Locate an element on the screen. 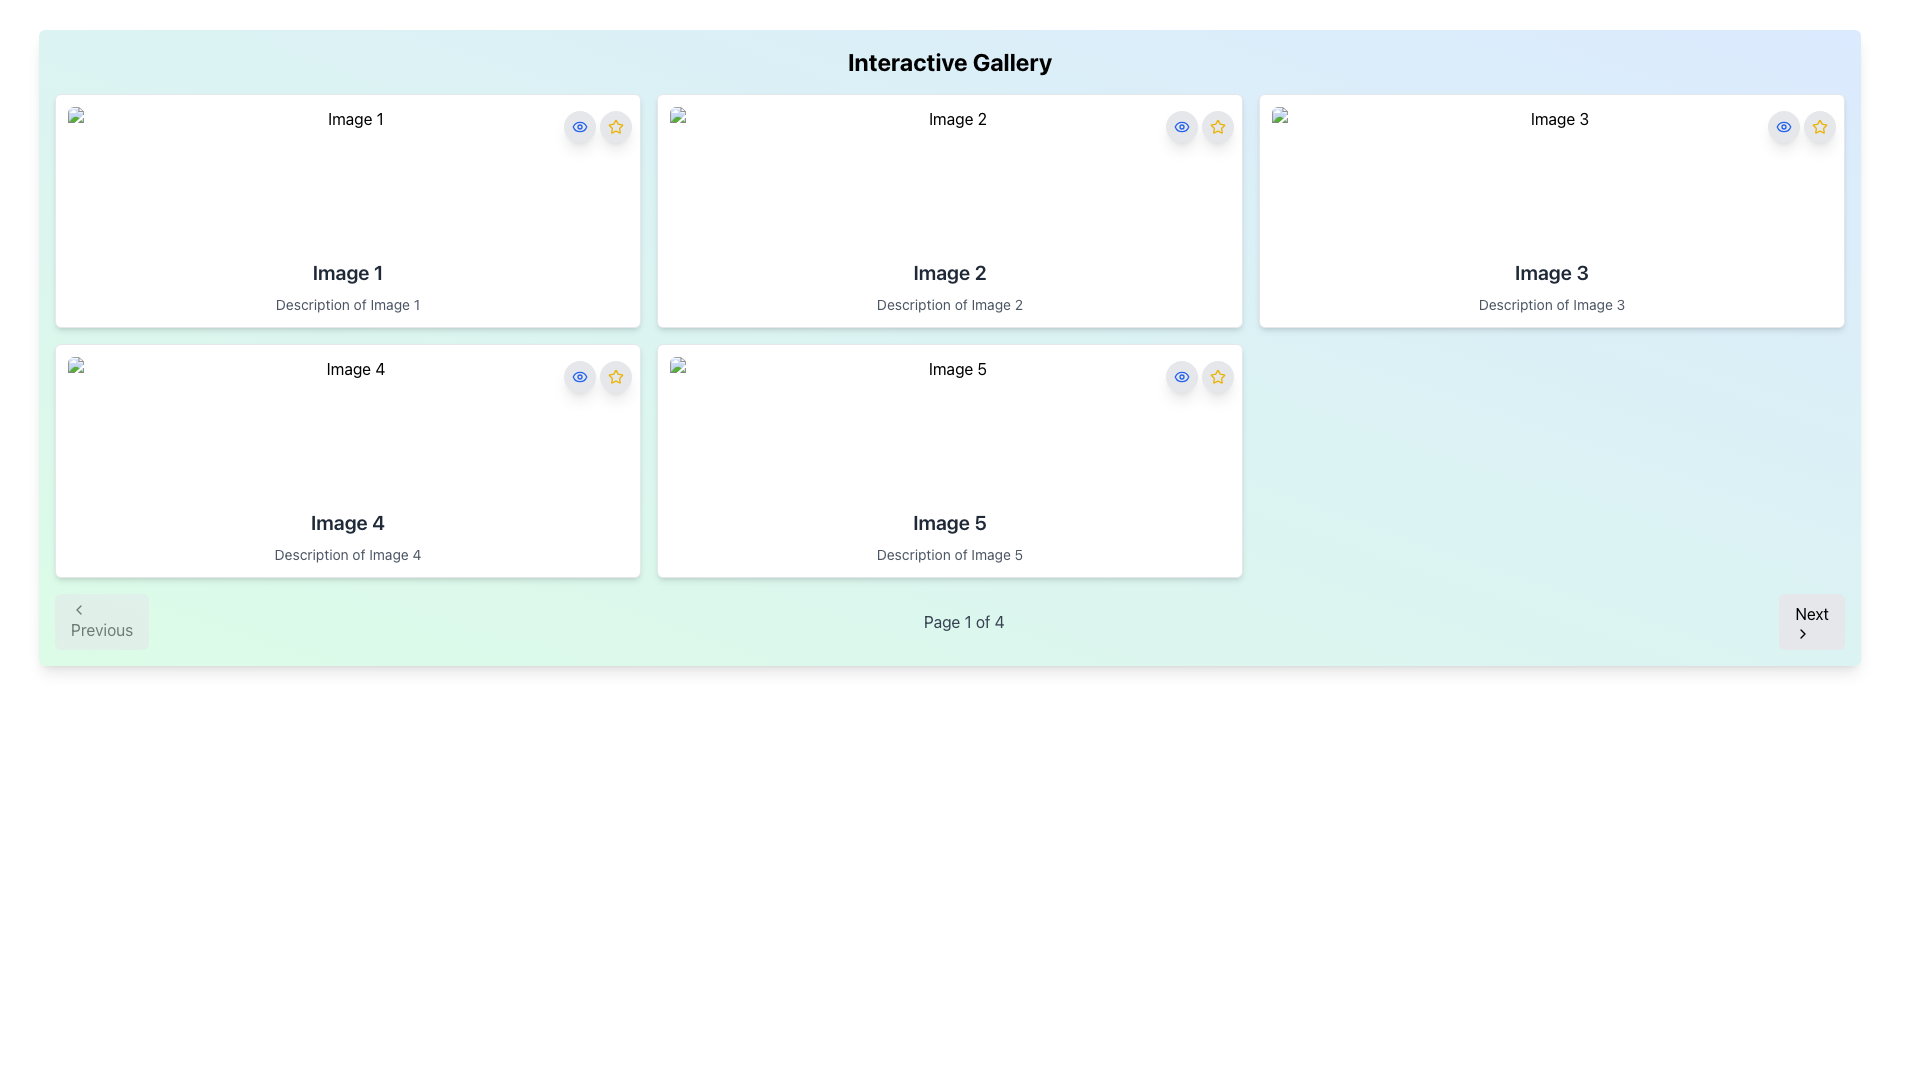  the circular button with a gray background and a yellow star icon located at the top-right corner of the card labeled 'Image 1' to change its background color is located at coordinates (614, 127).